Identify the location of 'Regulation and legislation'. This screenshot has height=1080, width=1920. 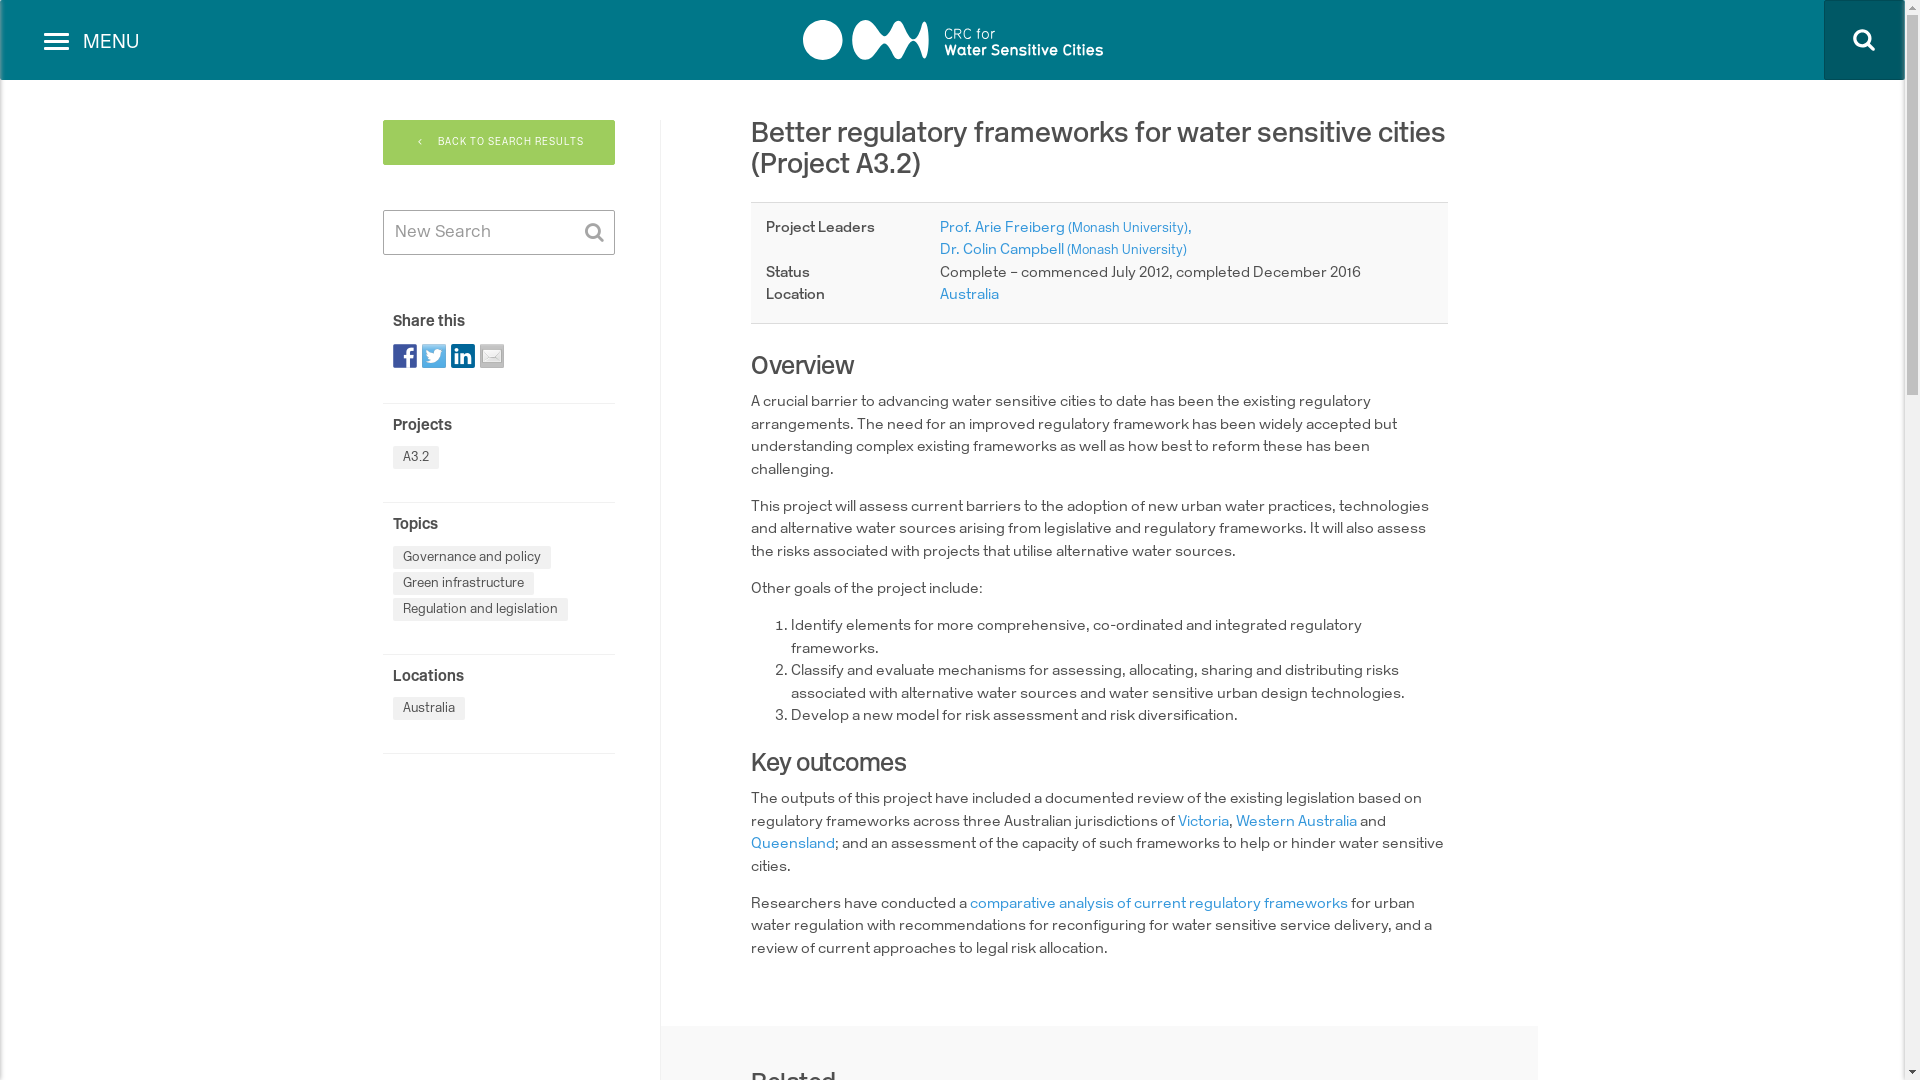
(478, 608).